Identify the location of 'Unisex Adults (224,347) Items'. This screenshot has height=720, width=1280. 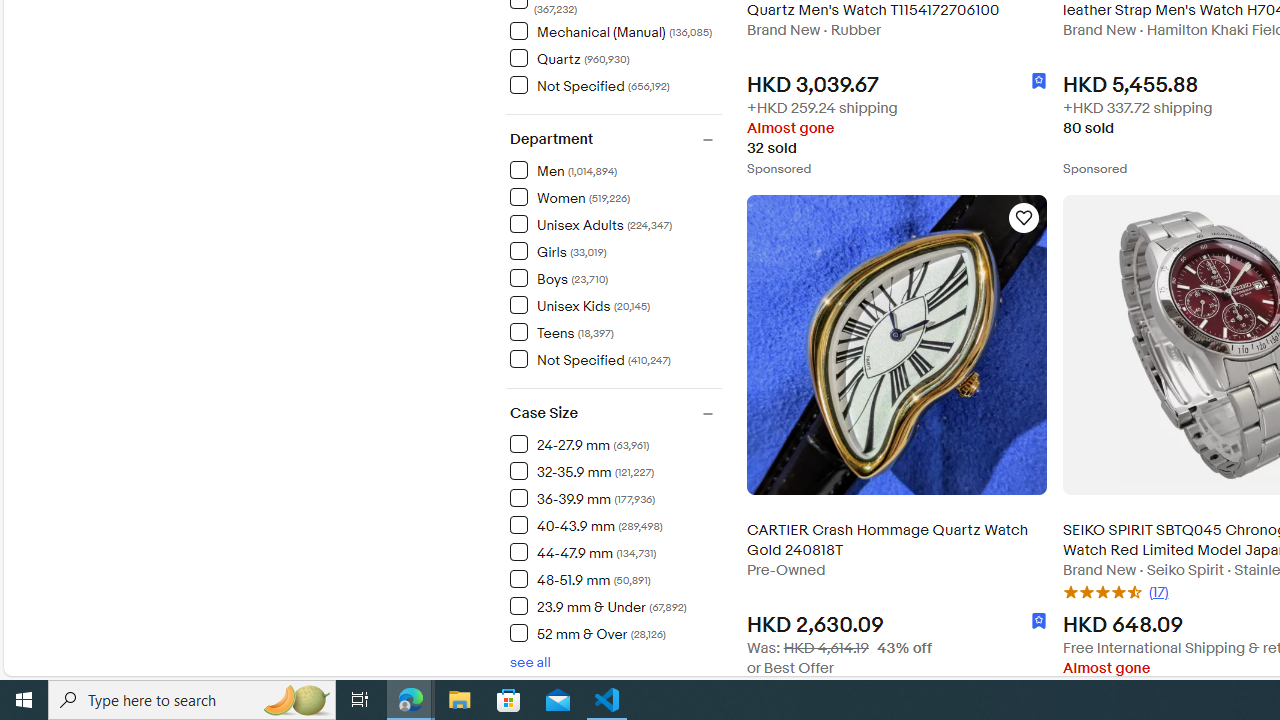
(590, 224).